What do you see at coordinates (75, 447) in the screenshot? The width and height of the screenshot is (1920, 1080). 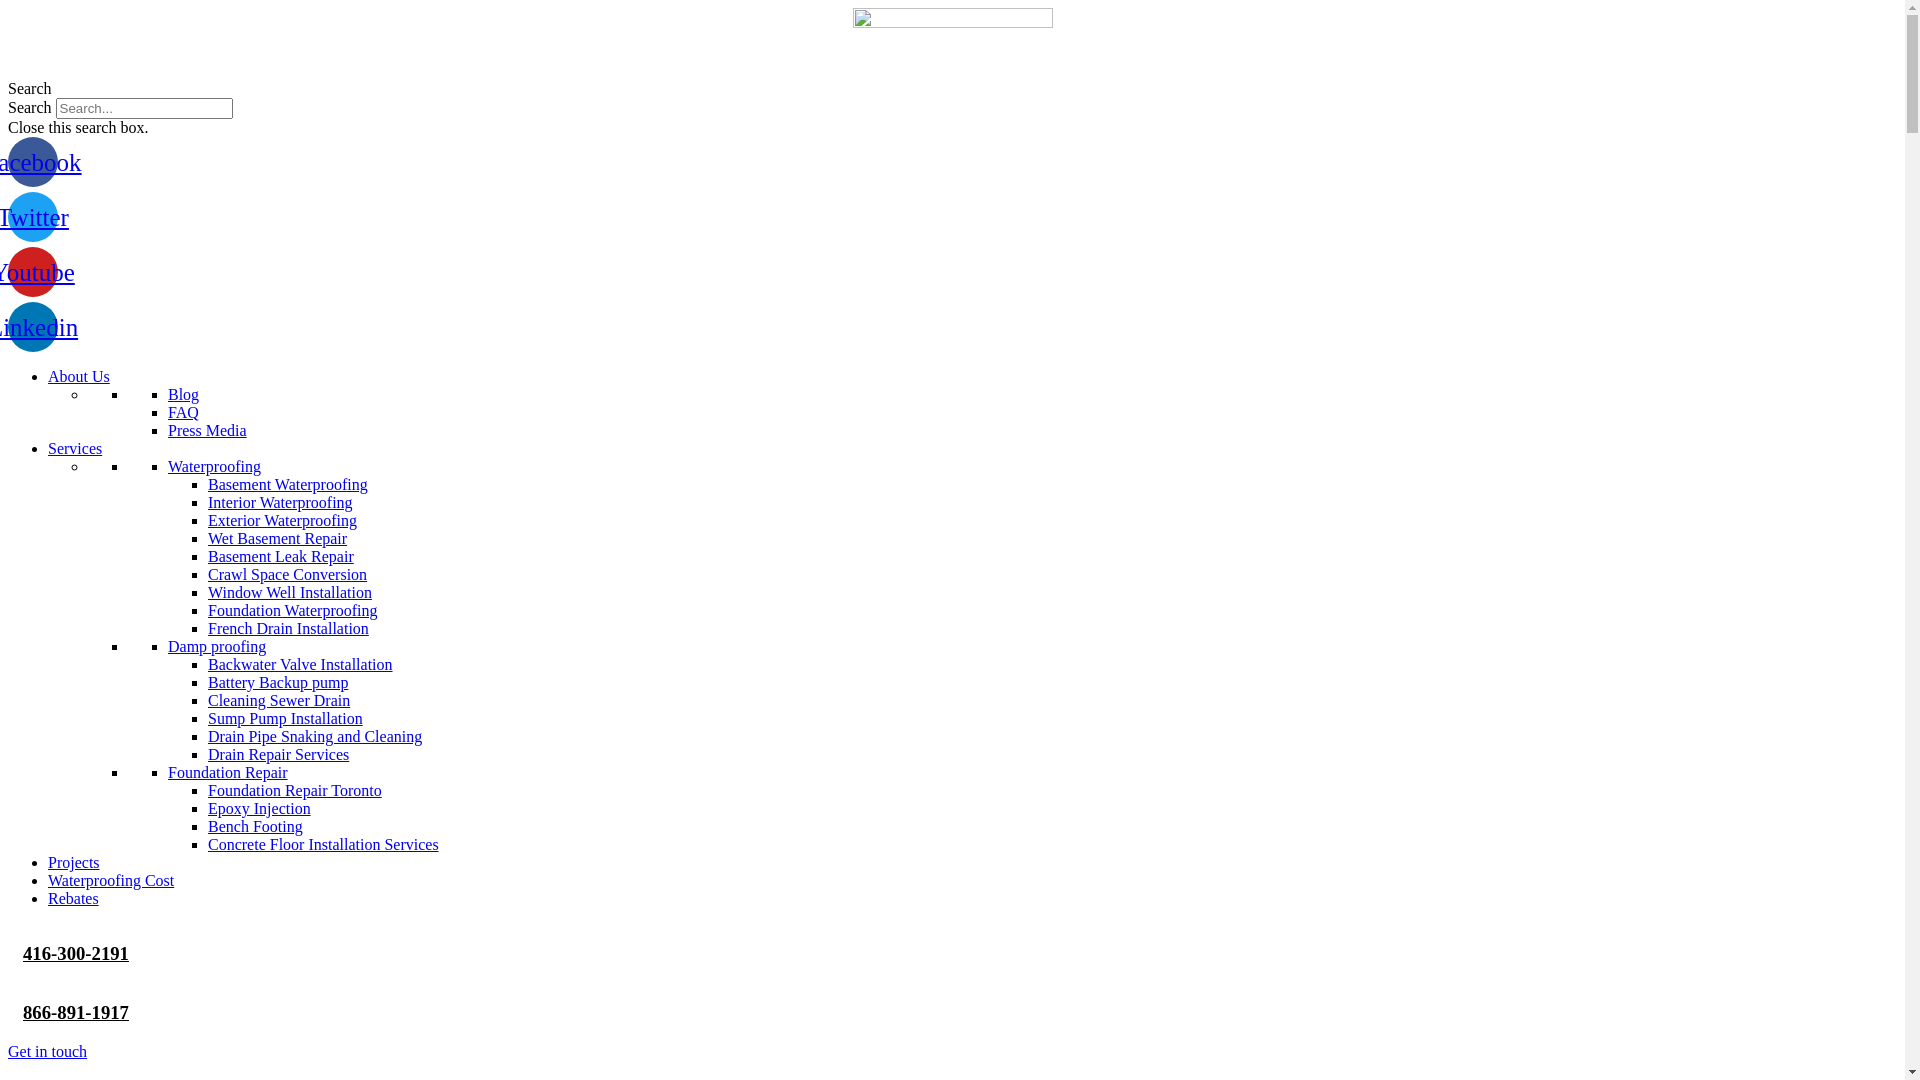 I see `'Services'` at bounding box center [75, 447].